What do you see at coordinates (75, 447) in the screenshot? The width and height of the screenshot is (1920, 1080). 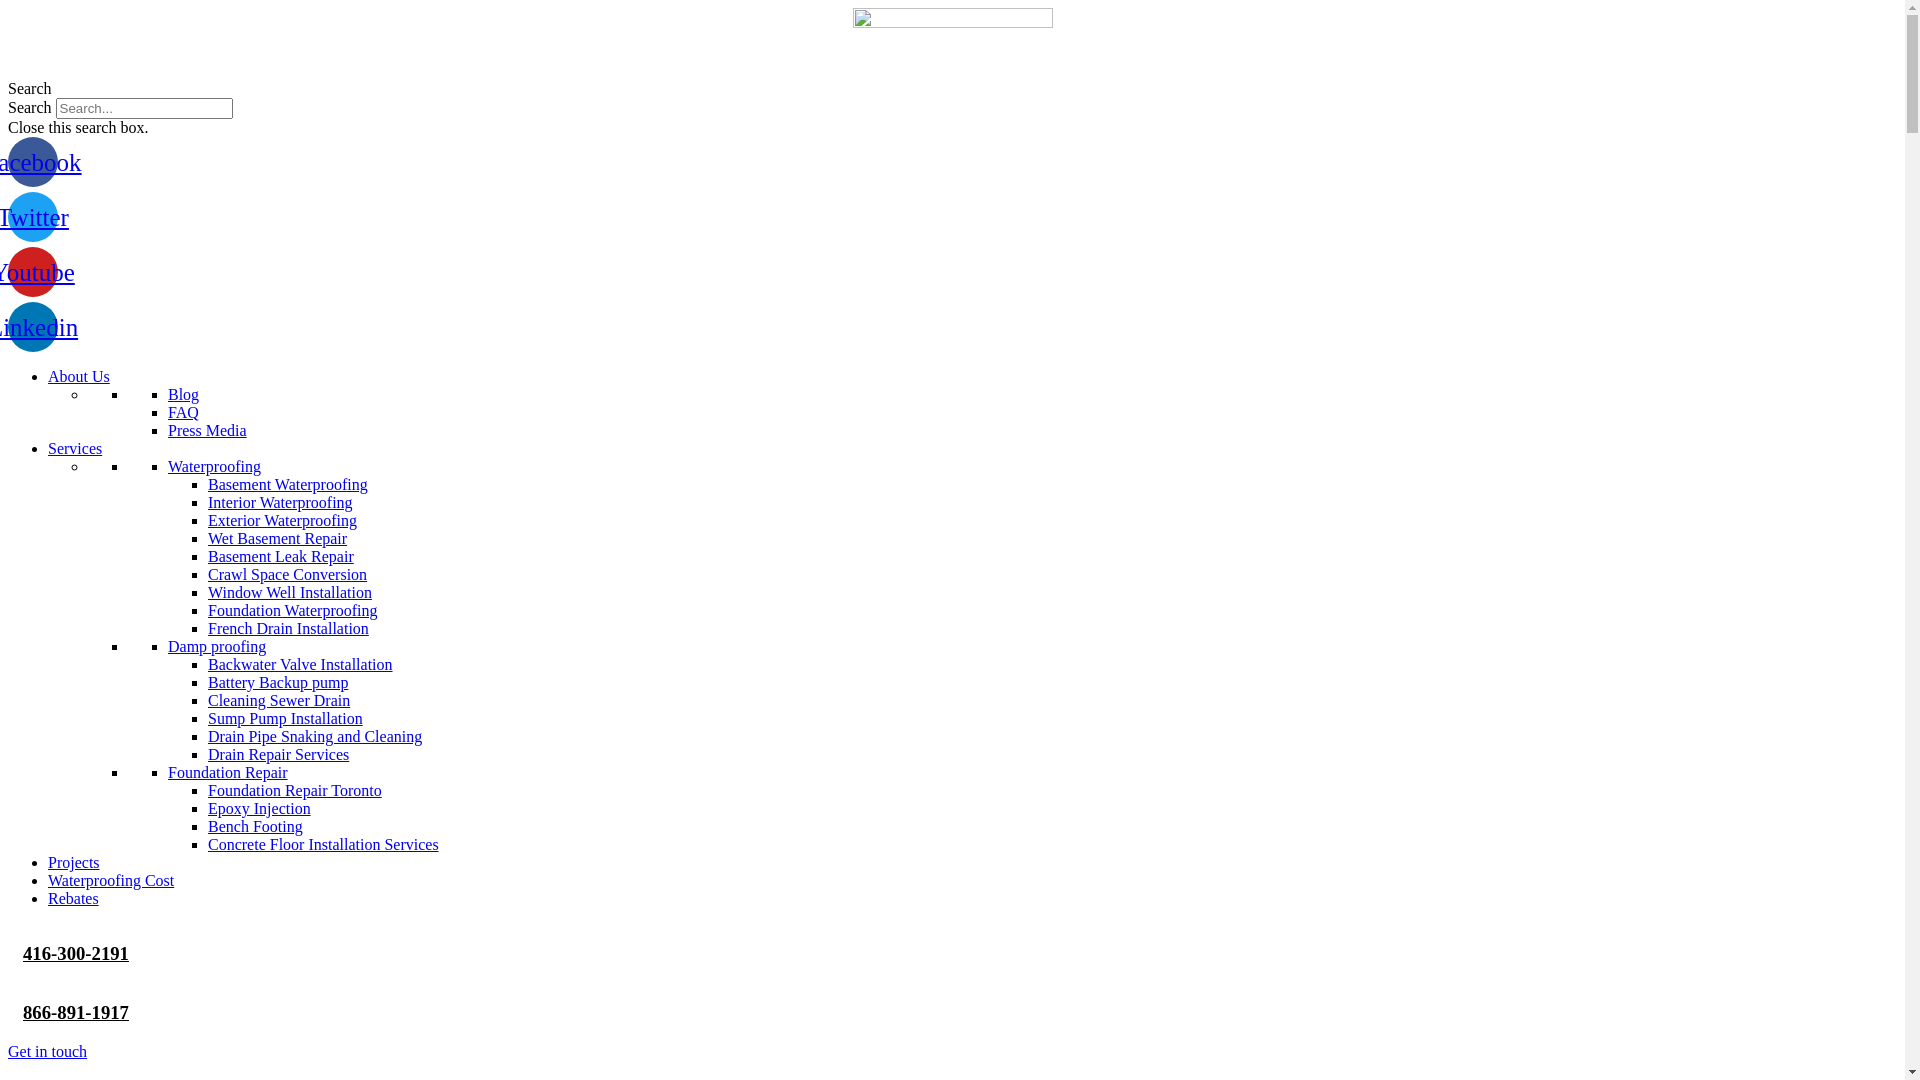 I see `'Services'` at bounding box center [75, 447].